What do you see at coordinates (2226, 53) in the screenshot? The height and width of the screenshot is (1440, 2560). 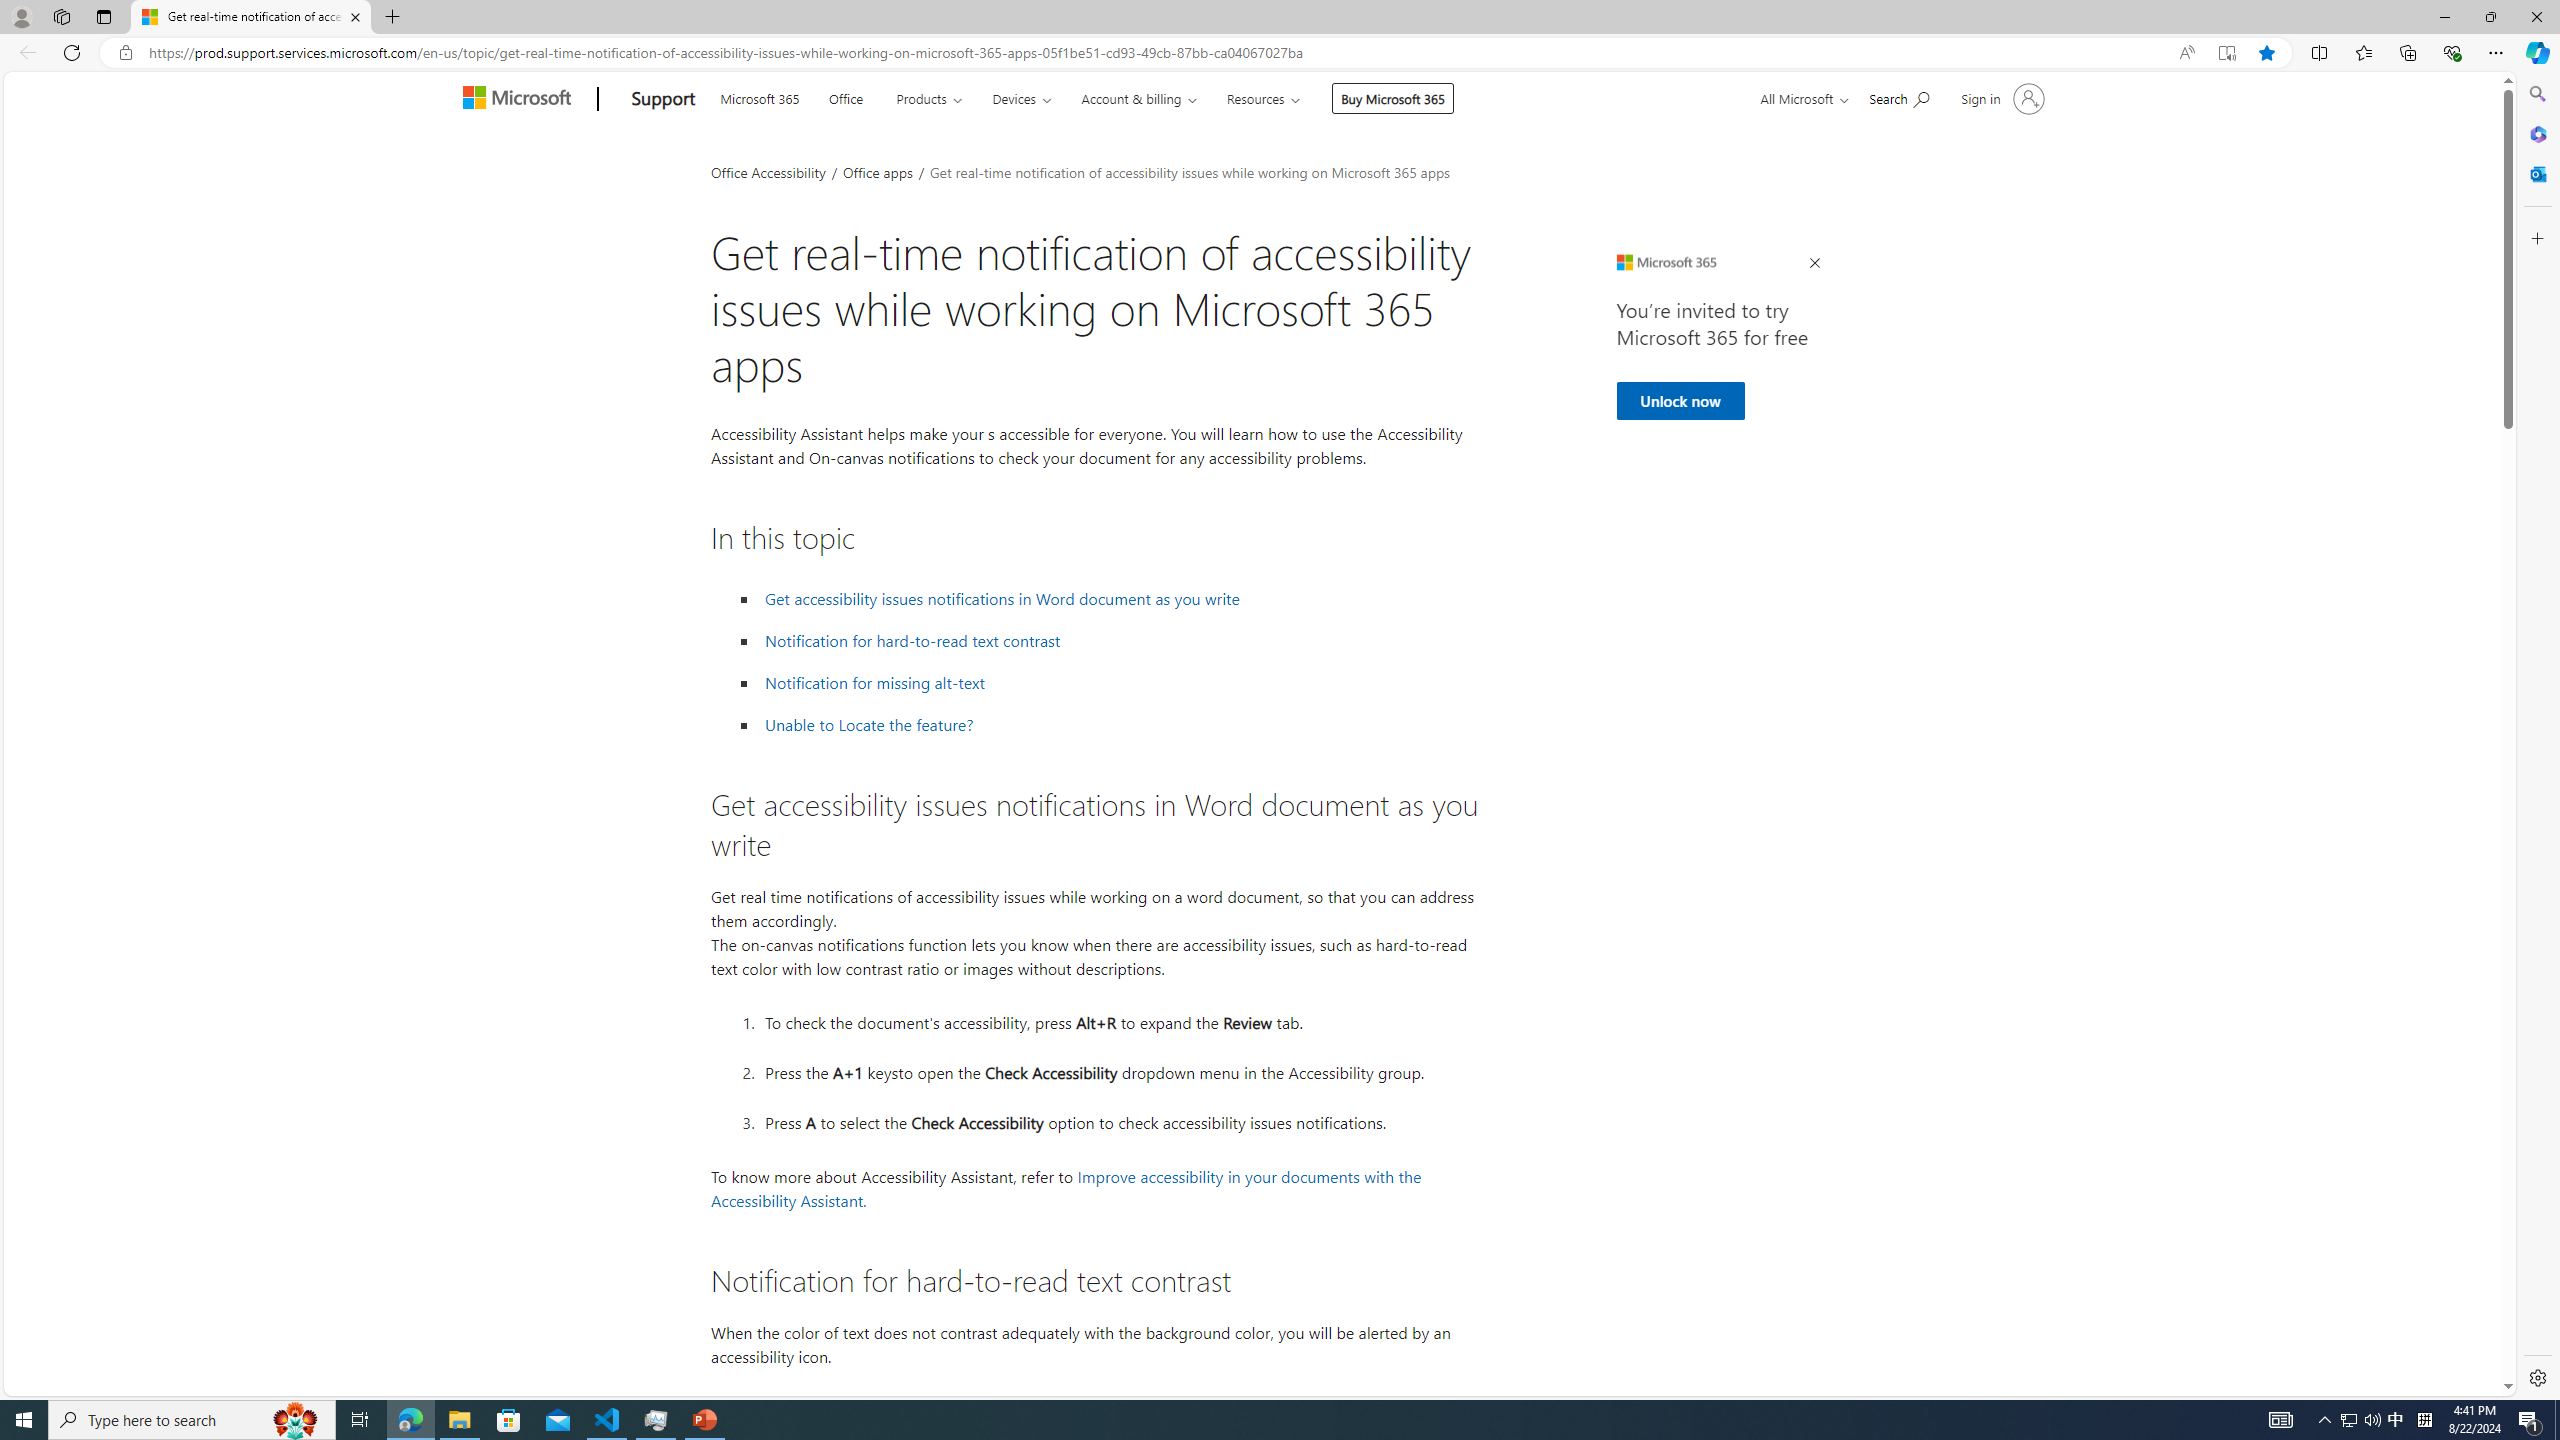 I see `'Enter Immersive Reader (F9)'` at bounding box center [2226, 53].